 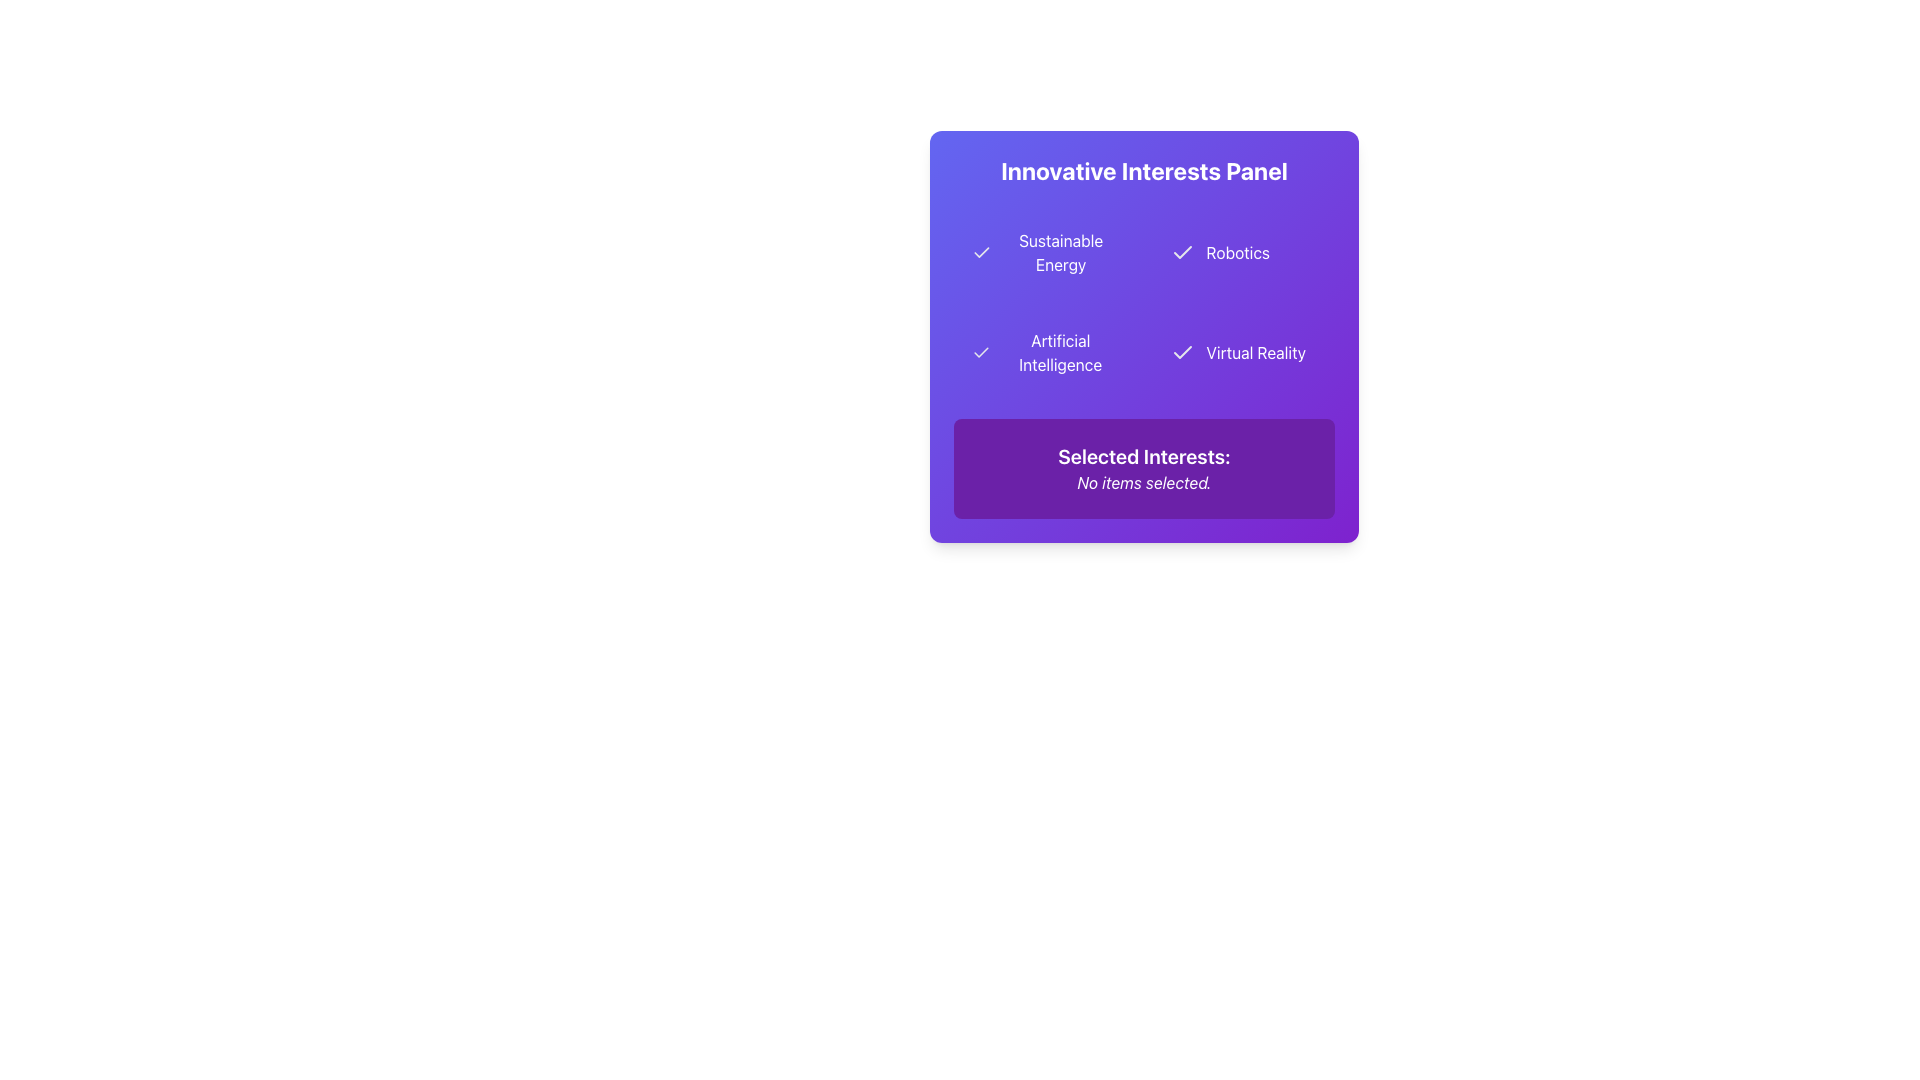 What do you see at coordinates (1182, 352) in the screenshot?
I see `the checkmark icon representing the selected status for the 'Virtual Reality' option` at bounding box center [1182, 352].